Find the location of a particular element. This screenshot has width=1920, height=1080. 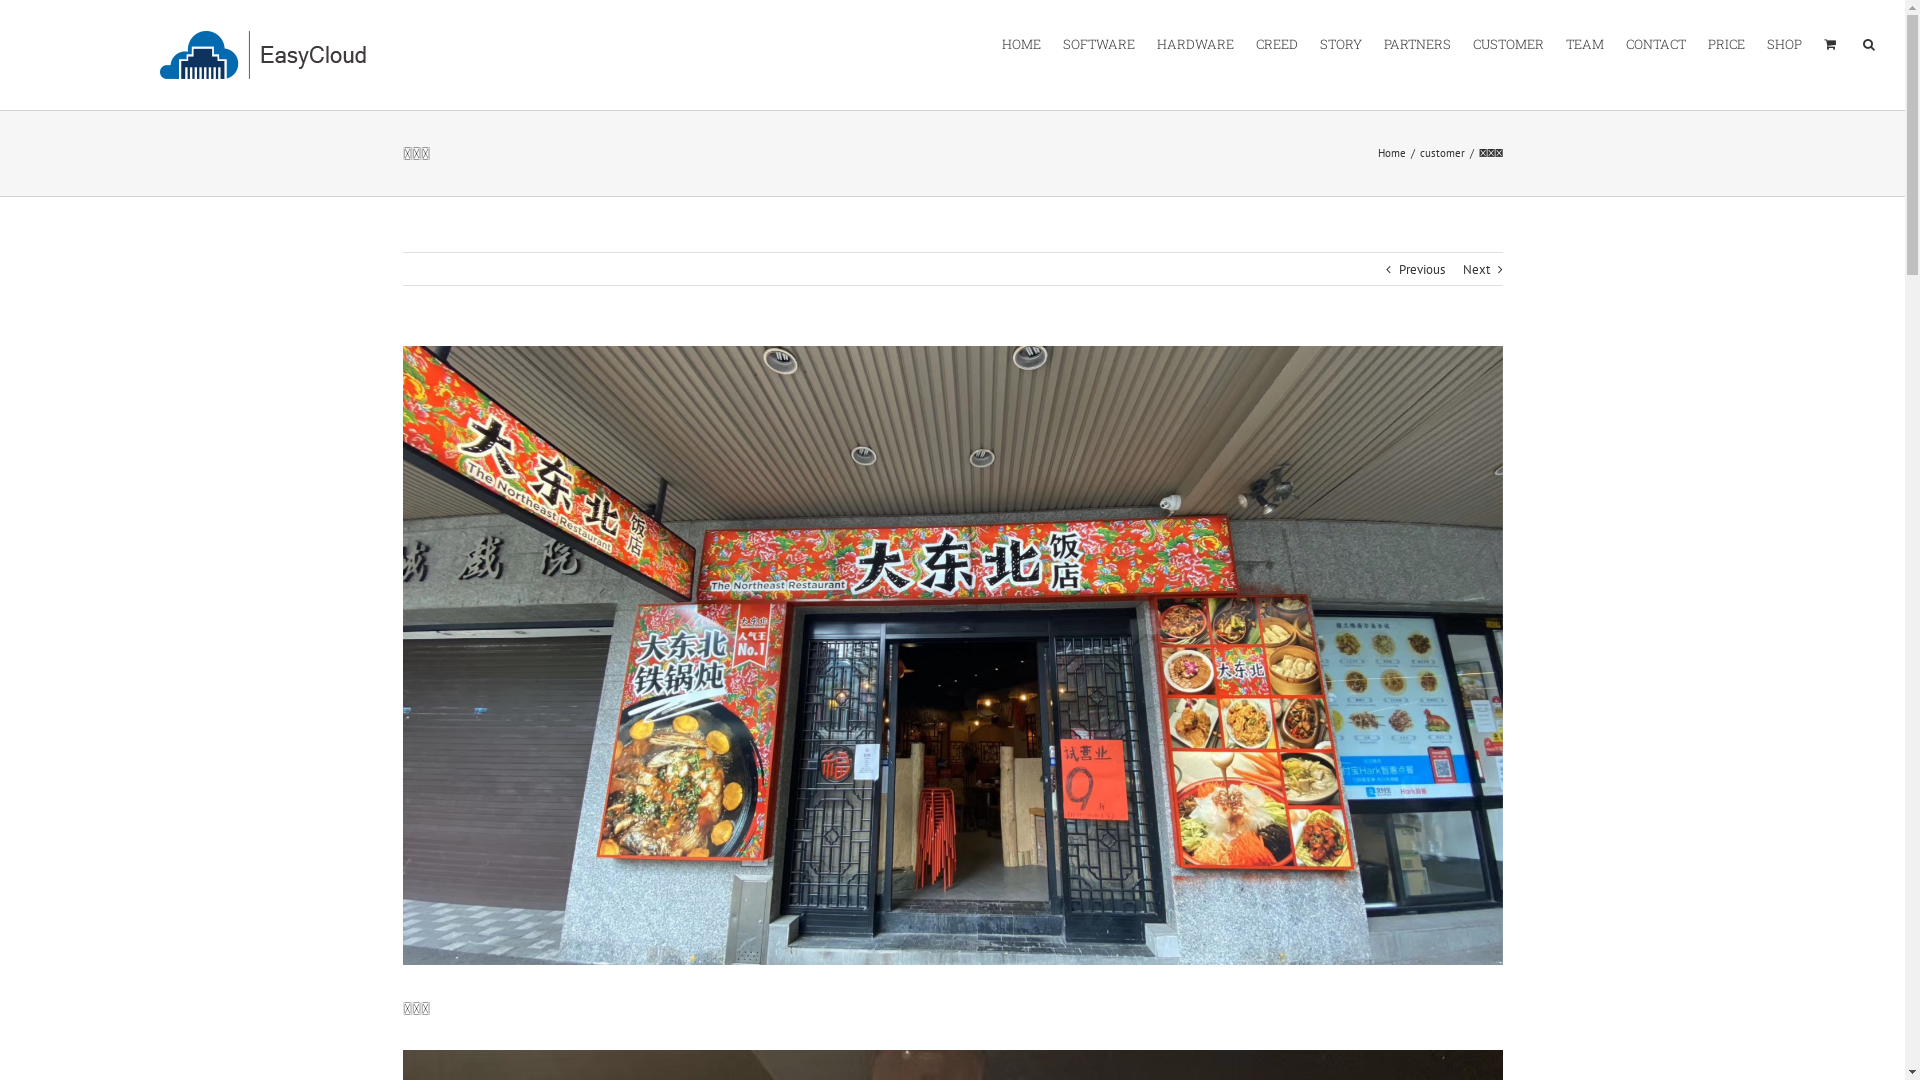

'PARTNERS' is located at coordinates (1416, 42).